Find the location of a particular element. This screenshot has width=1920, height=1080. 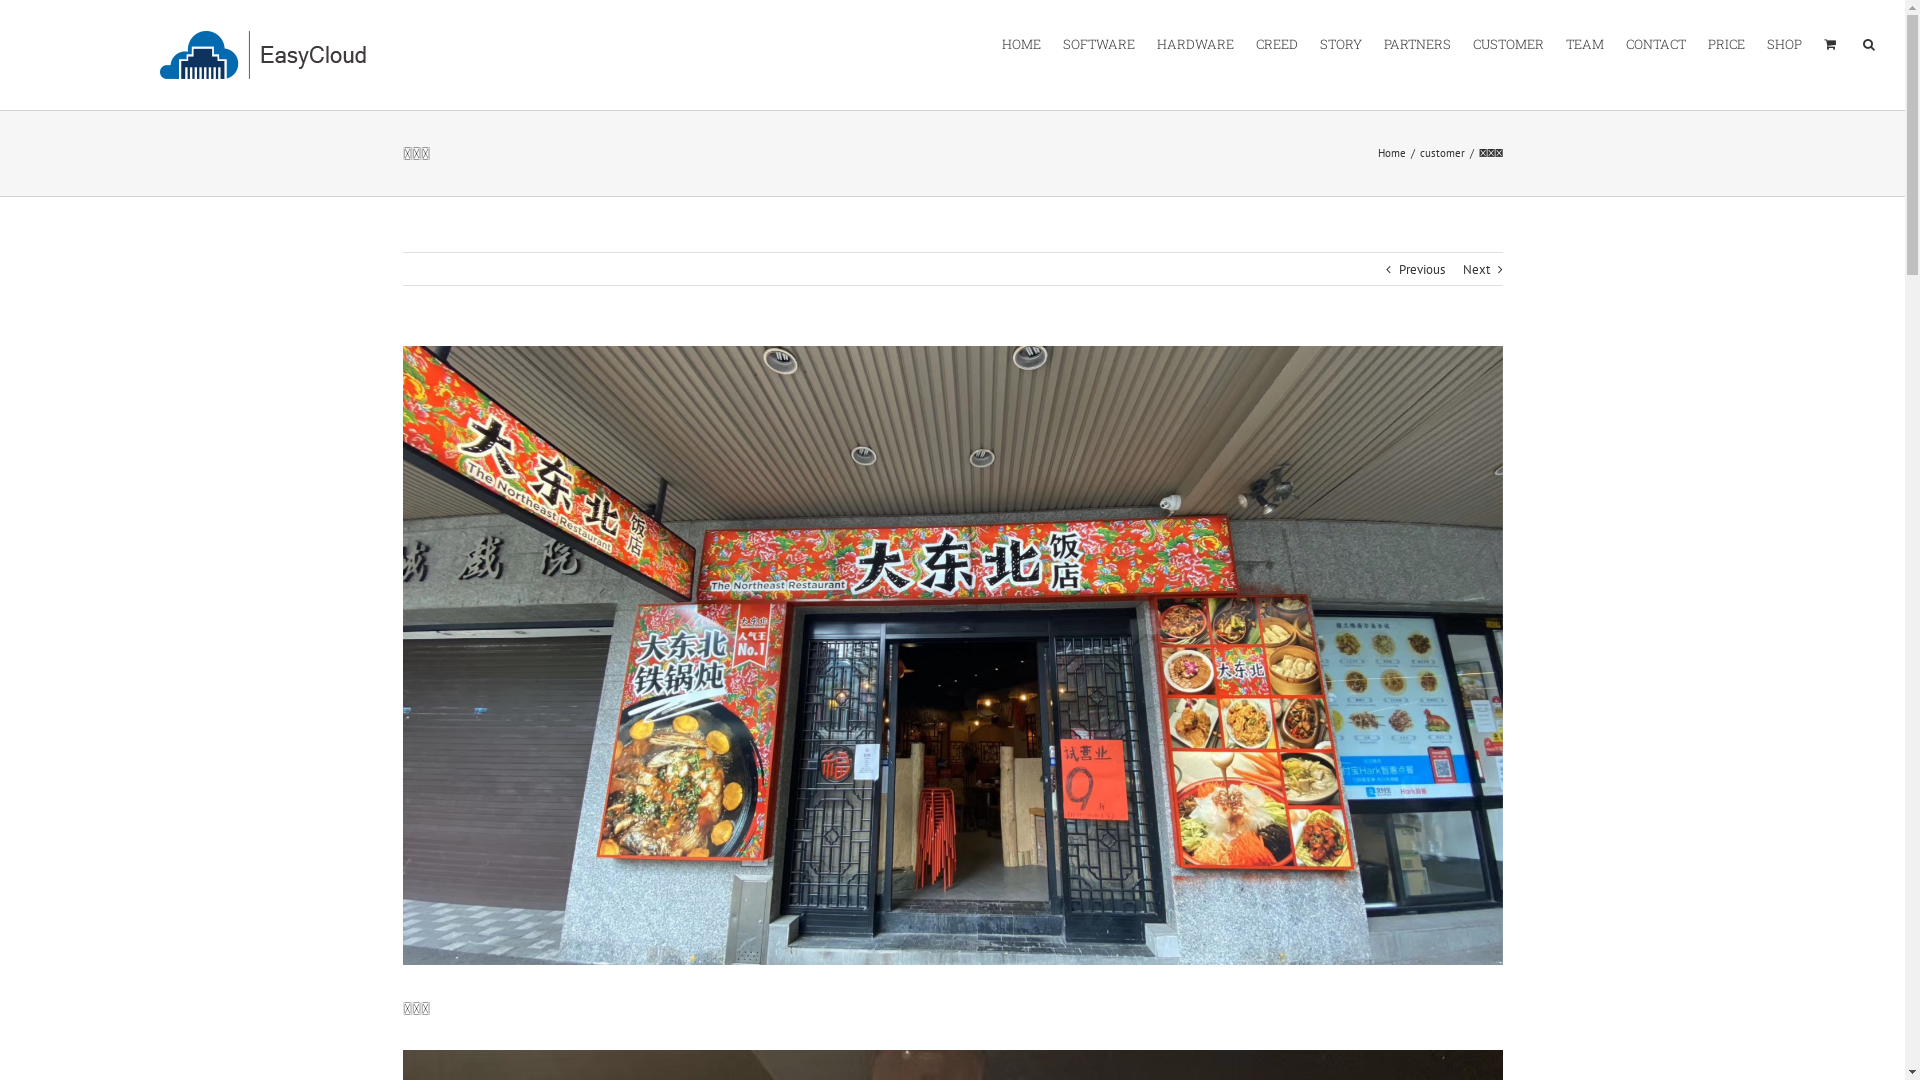

'PARTNERS' is located at coordinates (1416, 42).